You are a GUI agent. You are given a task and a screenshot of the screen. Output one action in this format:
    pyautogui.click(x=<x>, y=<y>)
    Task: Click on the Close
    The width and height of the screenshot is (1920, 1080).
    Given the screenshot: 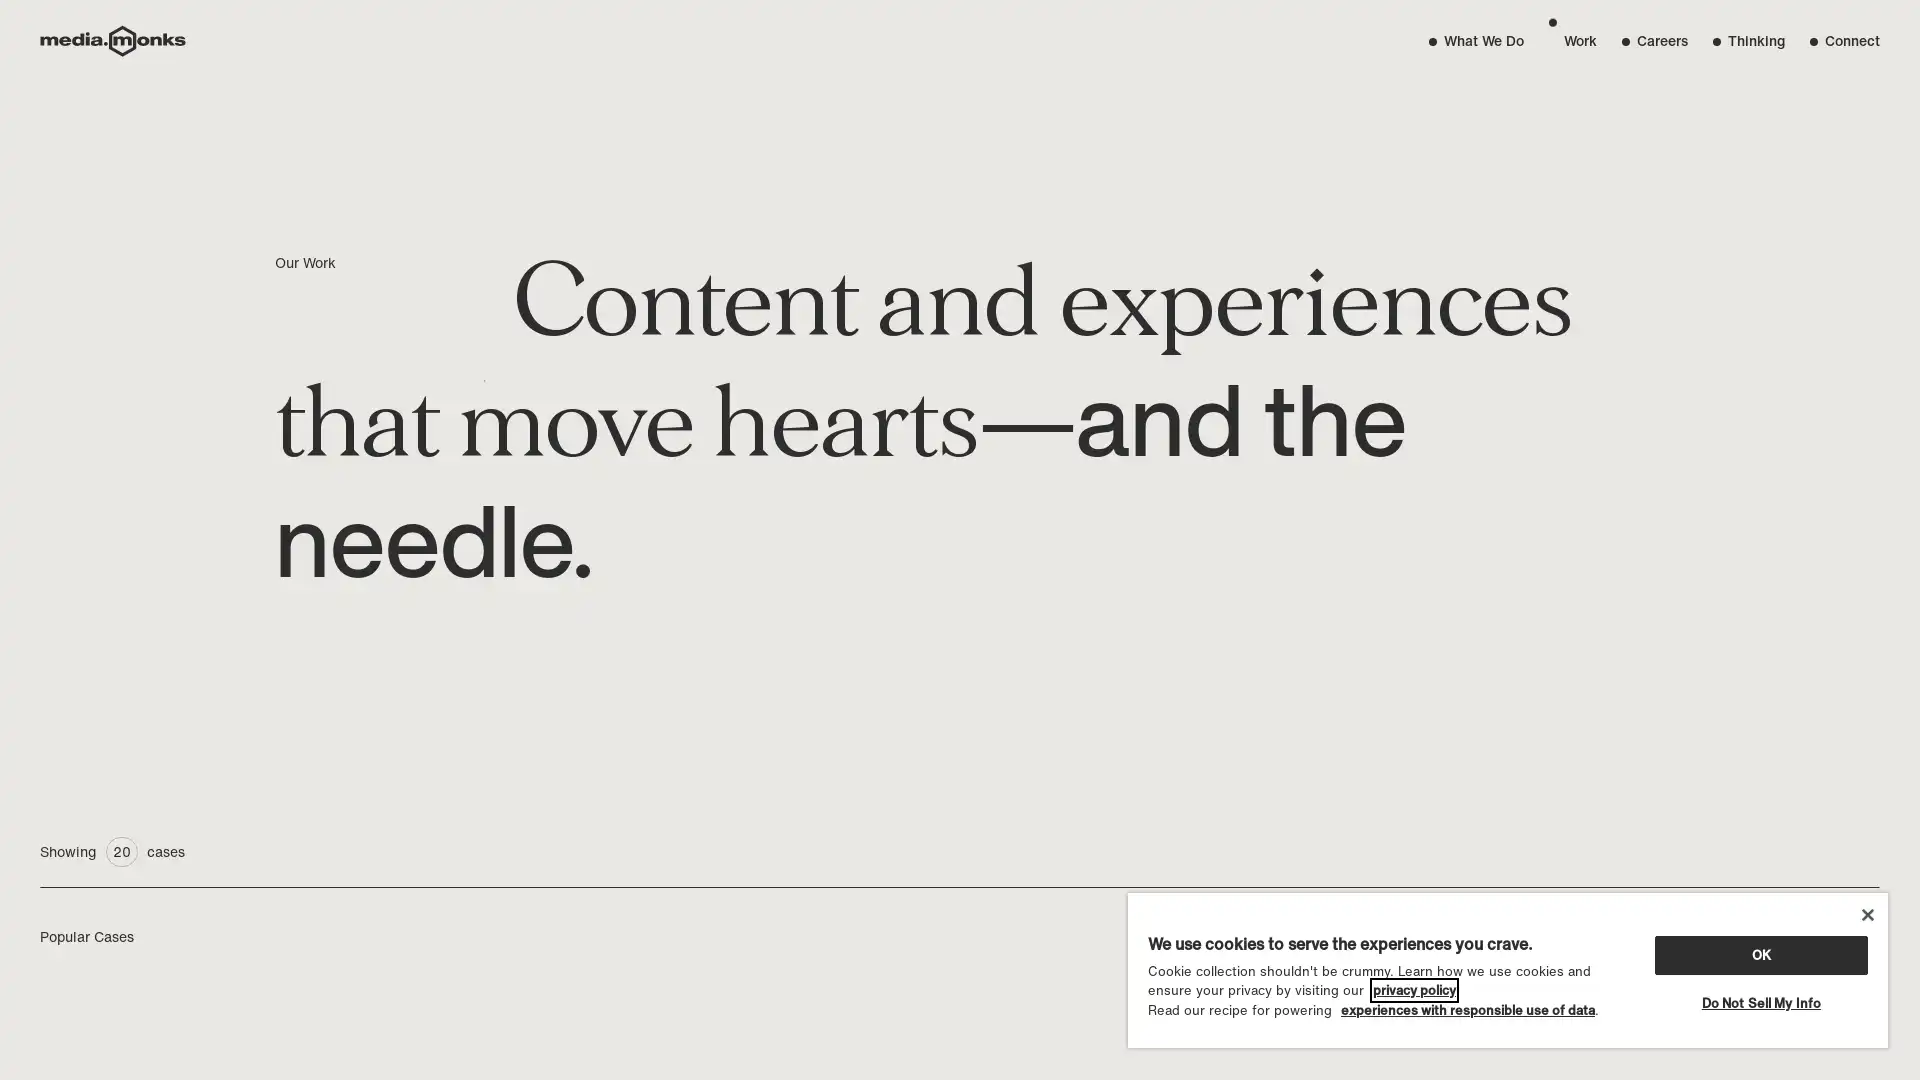 What is the action you would take?
    pyautogui.click(x=1866, y=914)
    